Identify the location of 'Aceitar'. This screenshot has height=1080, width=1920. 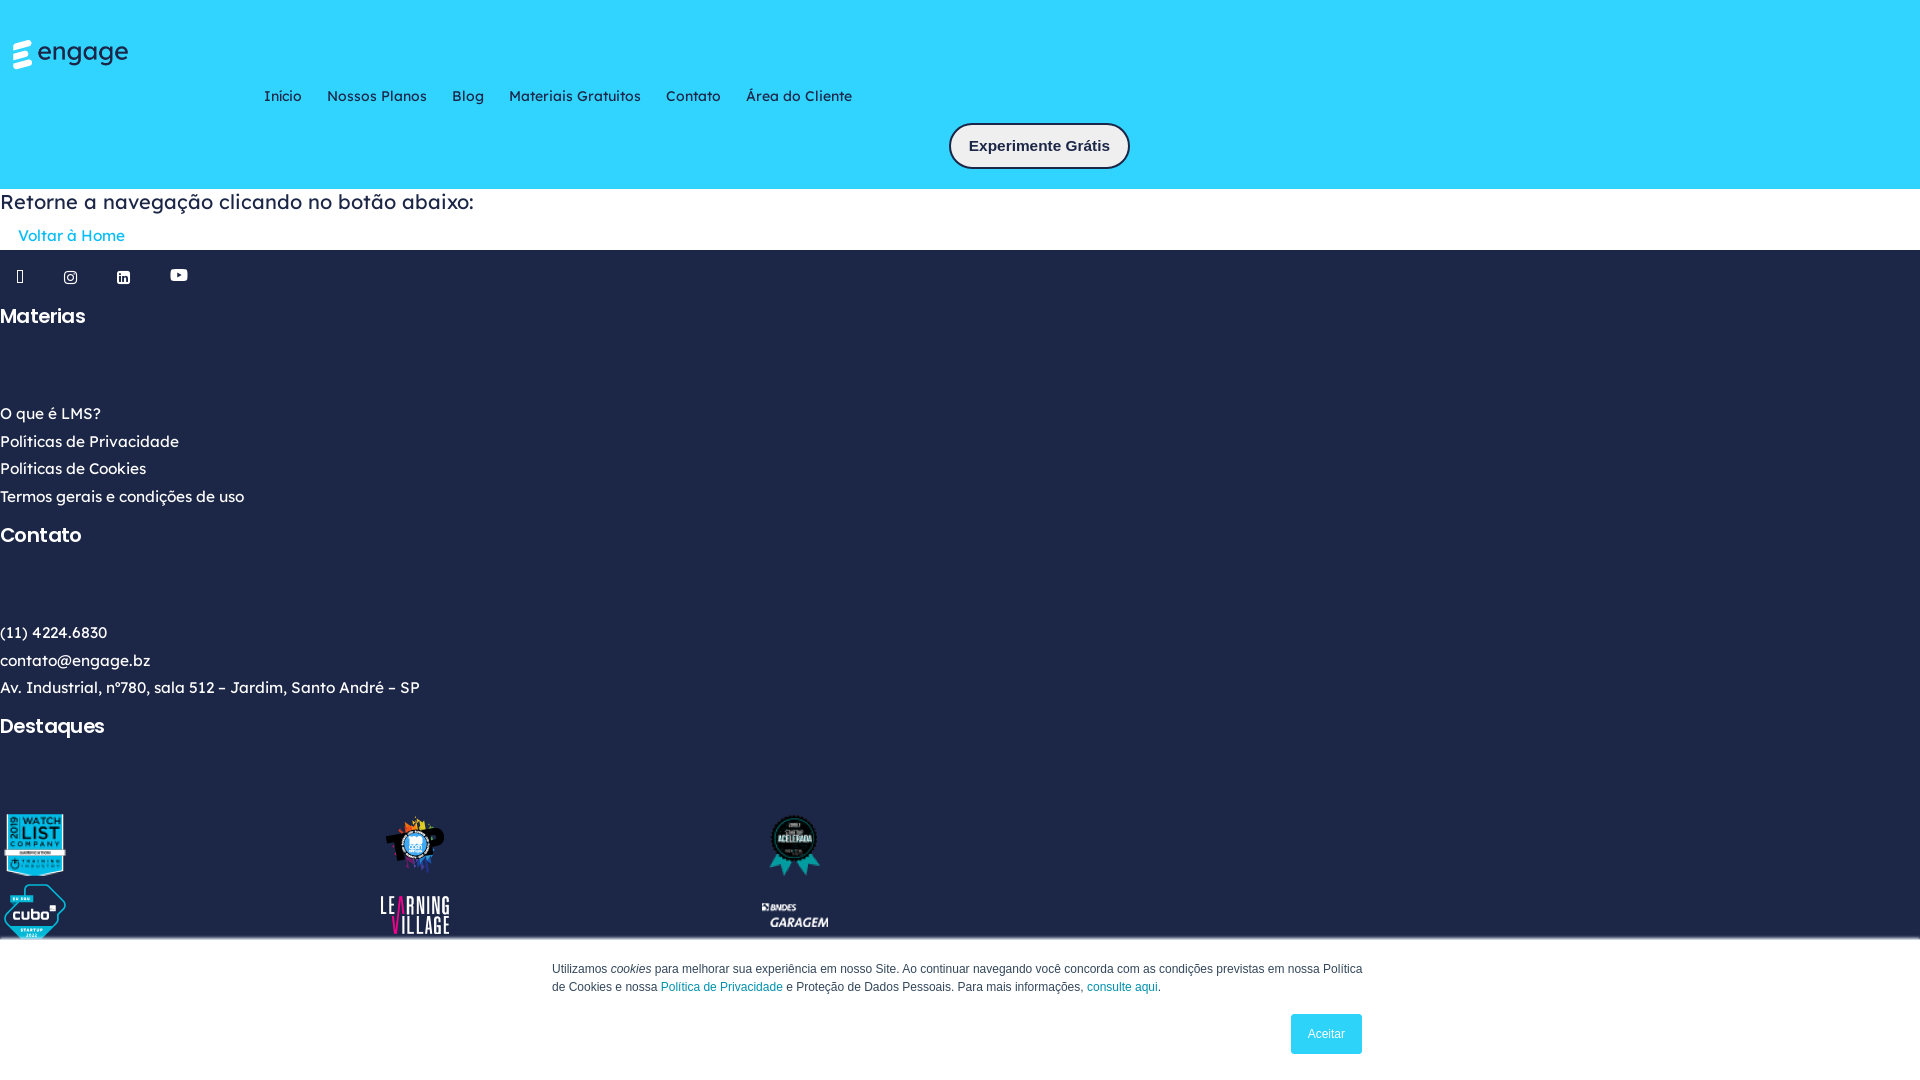
(1326, 1033).